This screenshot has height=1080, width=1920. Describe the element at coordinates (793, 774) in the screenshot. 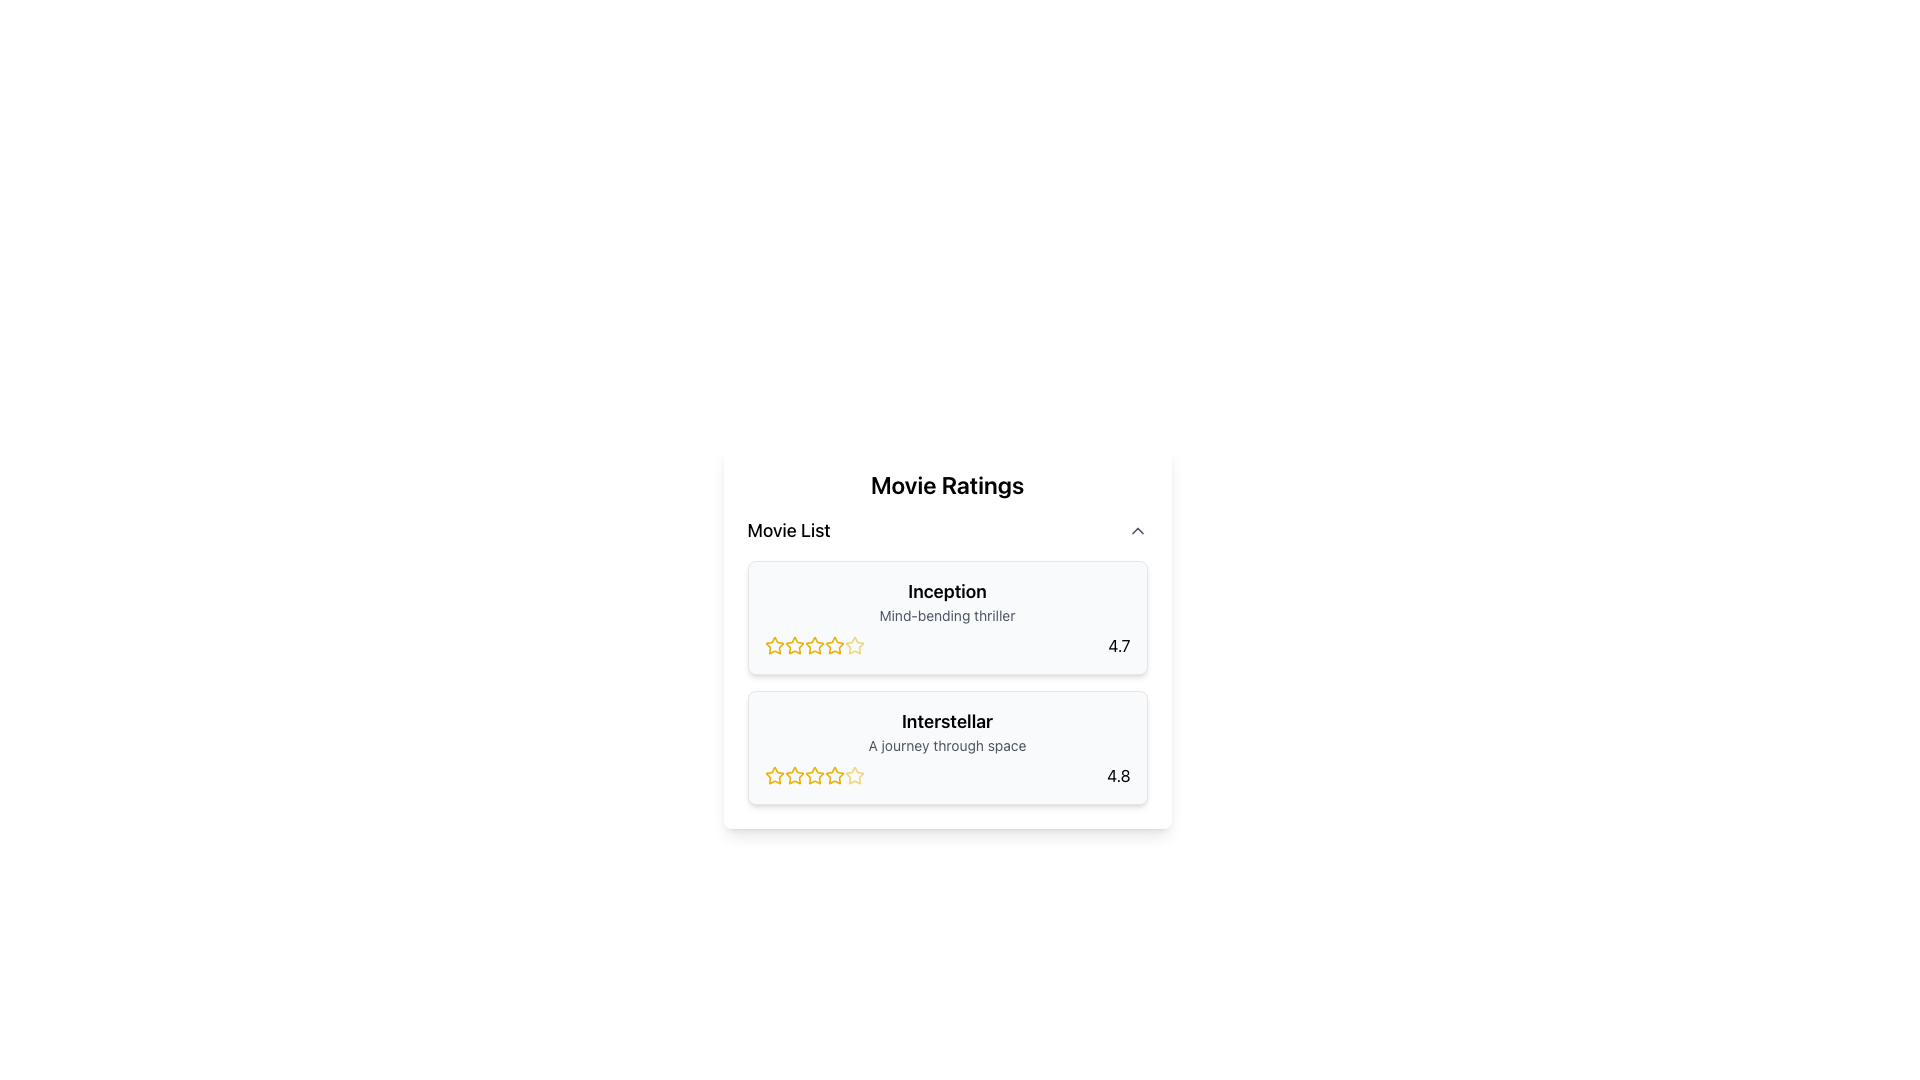

I see `the second star icon in the Movie Ratings section beneath the 'Interstellar' movie entry` at that location.